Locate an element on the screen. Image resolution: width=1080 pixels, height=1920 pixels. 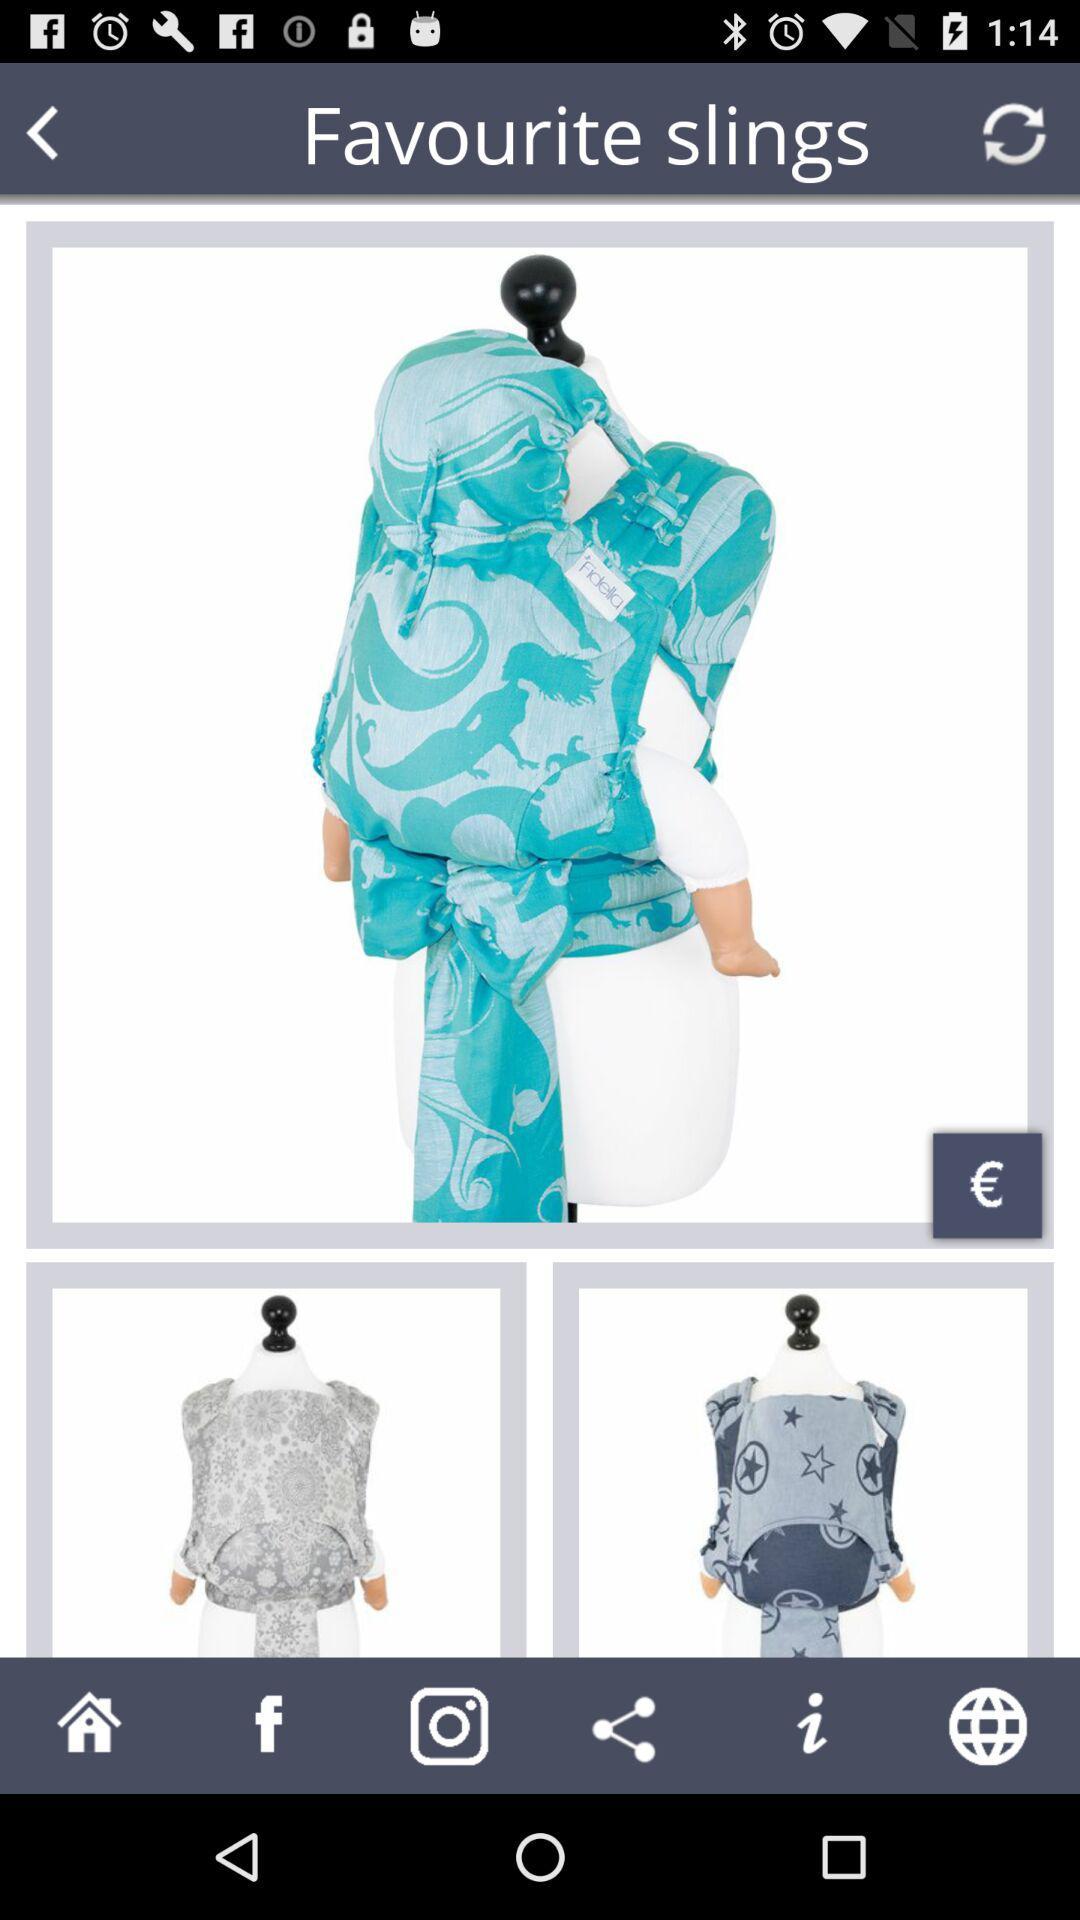
the facebook icon is located at coordinates (270, 1846).